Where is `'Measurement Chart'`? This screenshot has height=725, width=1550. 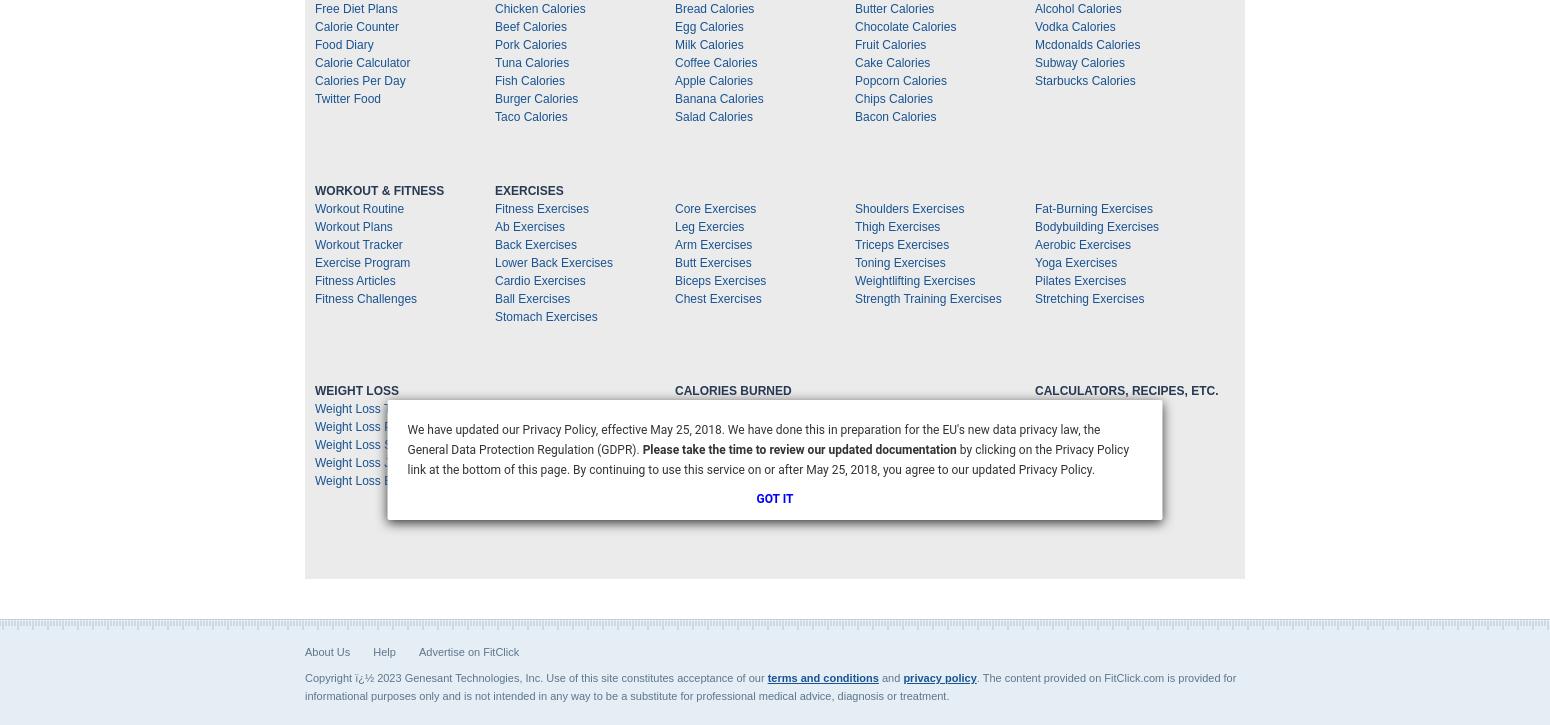 'Measurement Chart' is located at coordinates (1034, 461).